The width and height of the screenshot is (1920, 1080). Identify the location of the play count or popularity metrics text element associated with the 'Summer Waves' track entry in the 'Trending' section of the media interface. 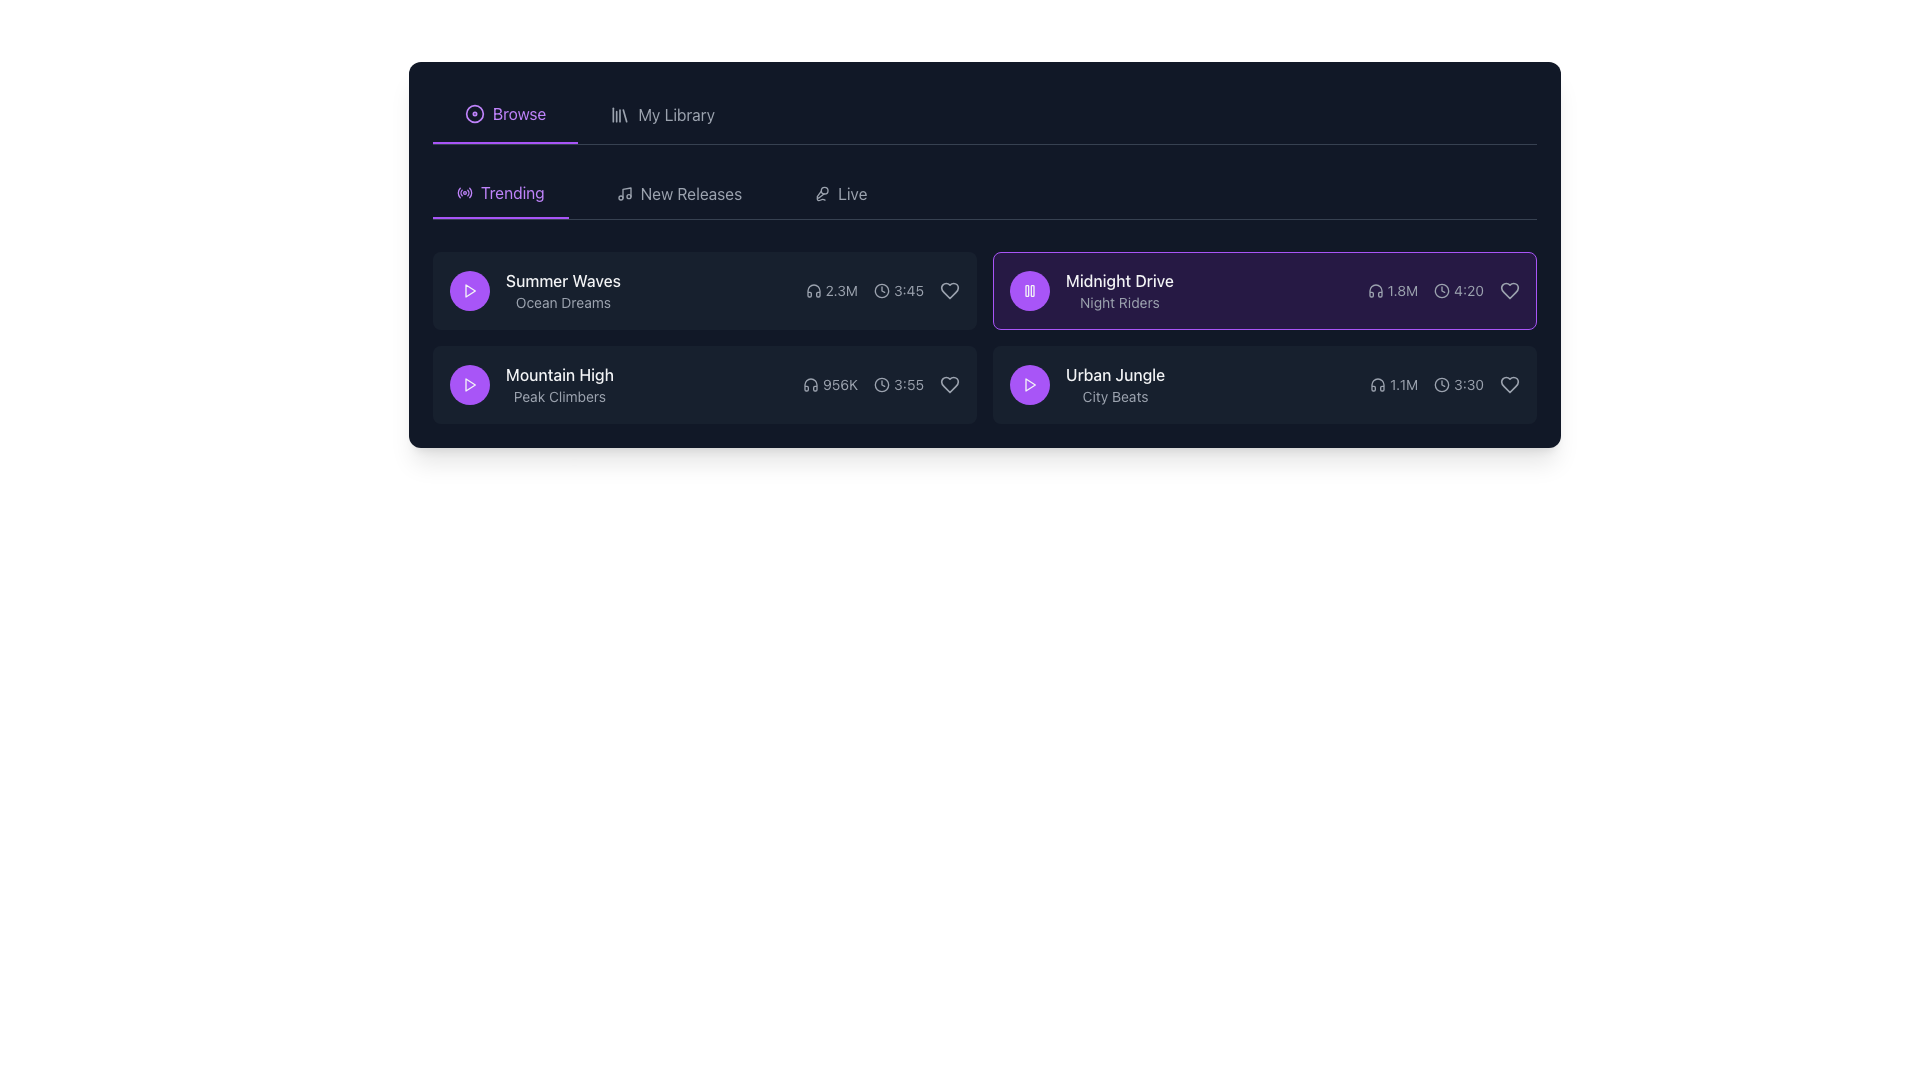
(831, 290).